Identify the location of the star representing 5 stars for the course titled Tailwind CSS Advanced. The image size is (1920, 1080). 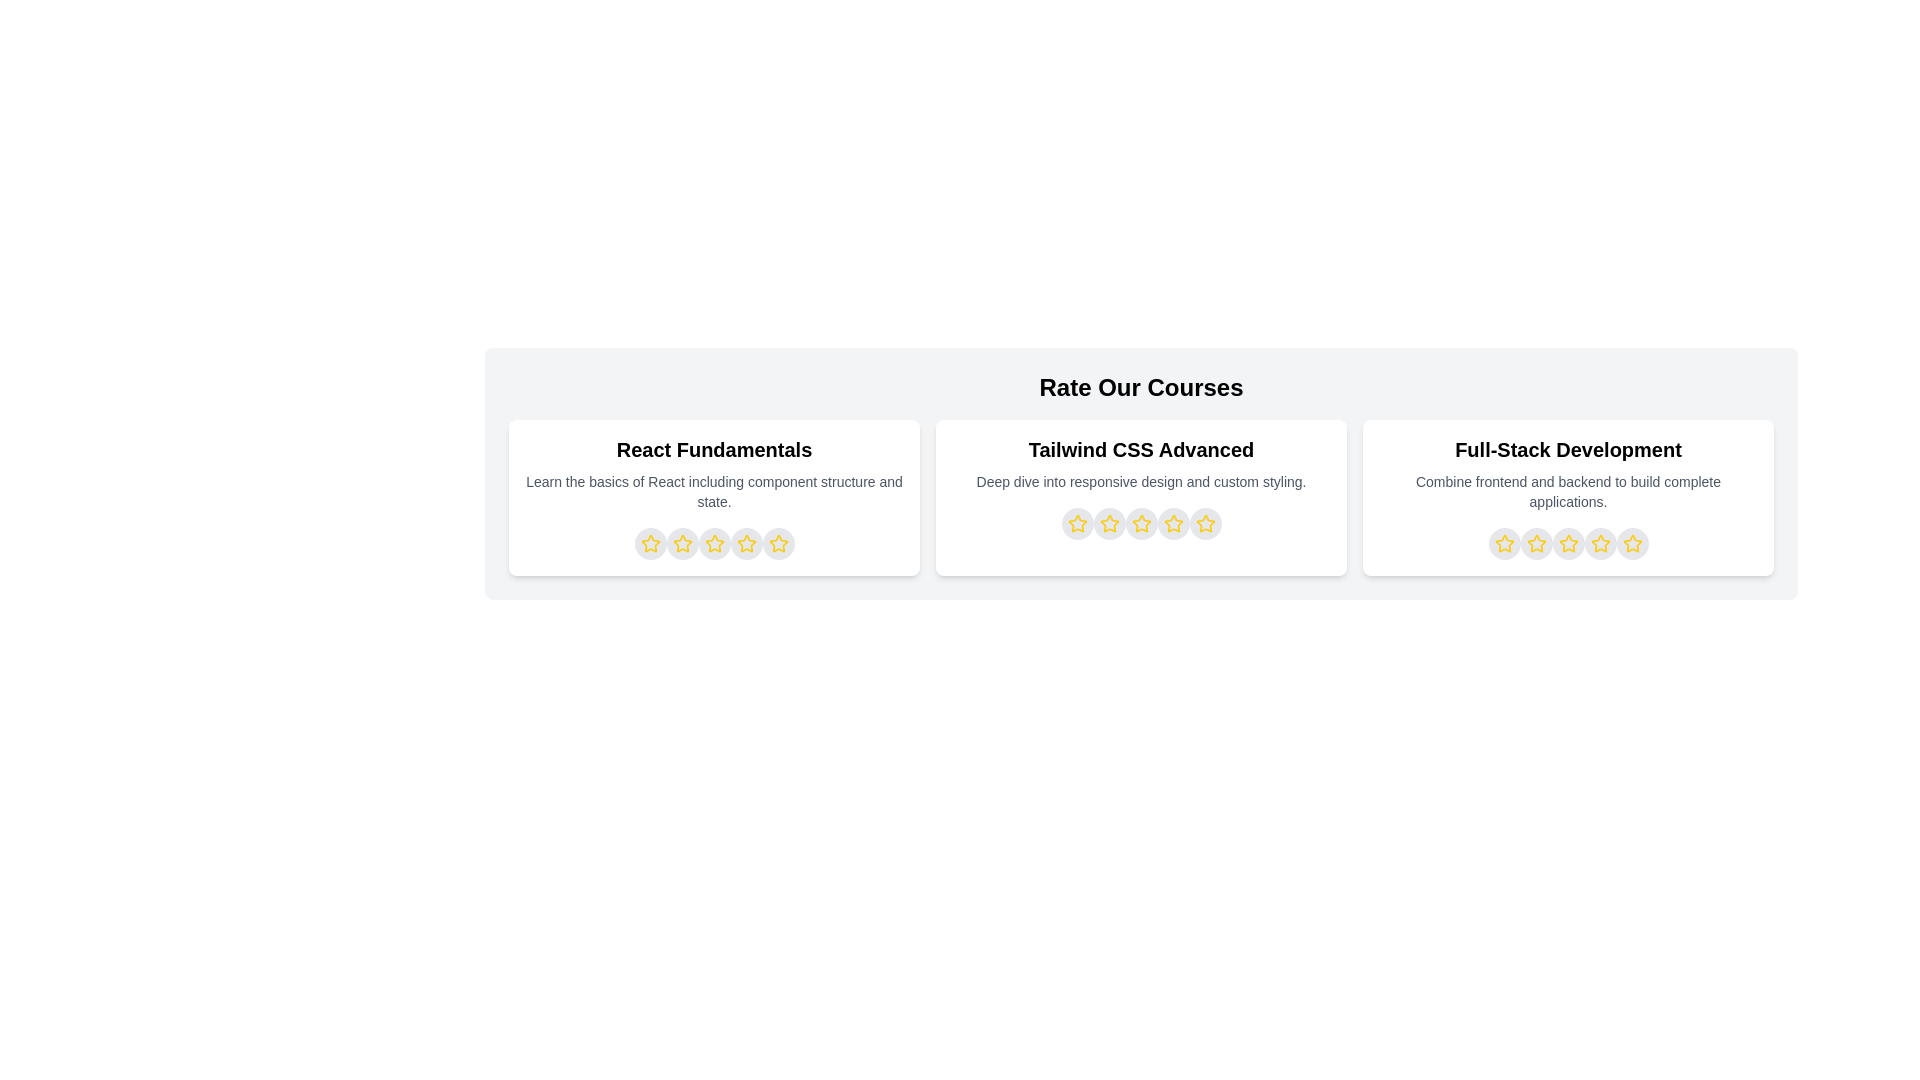
(1204, 523).